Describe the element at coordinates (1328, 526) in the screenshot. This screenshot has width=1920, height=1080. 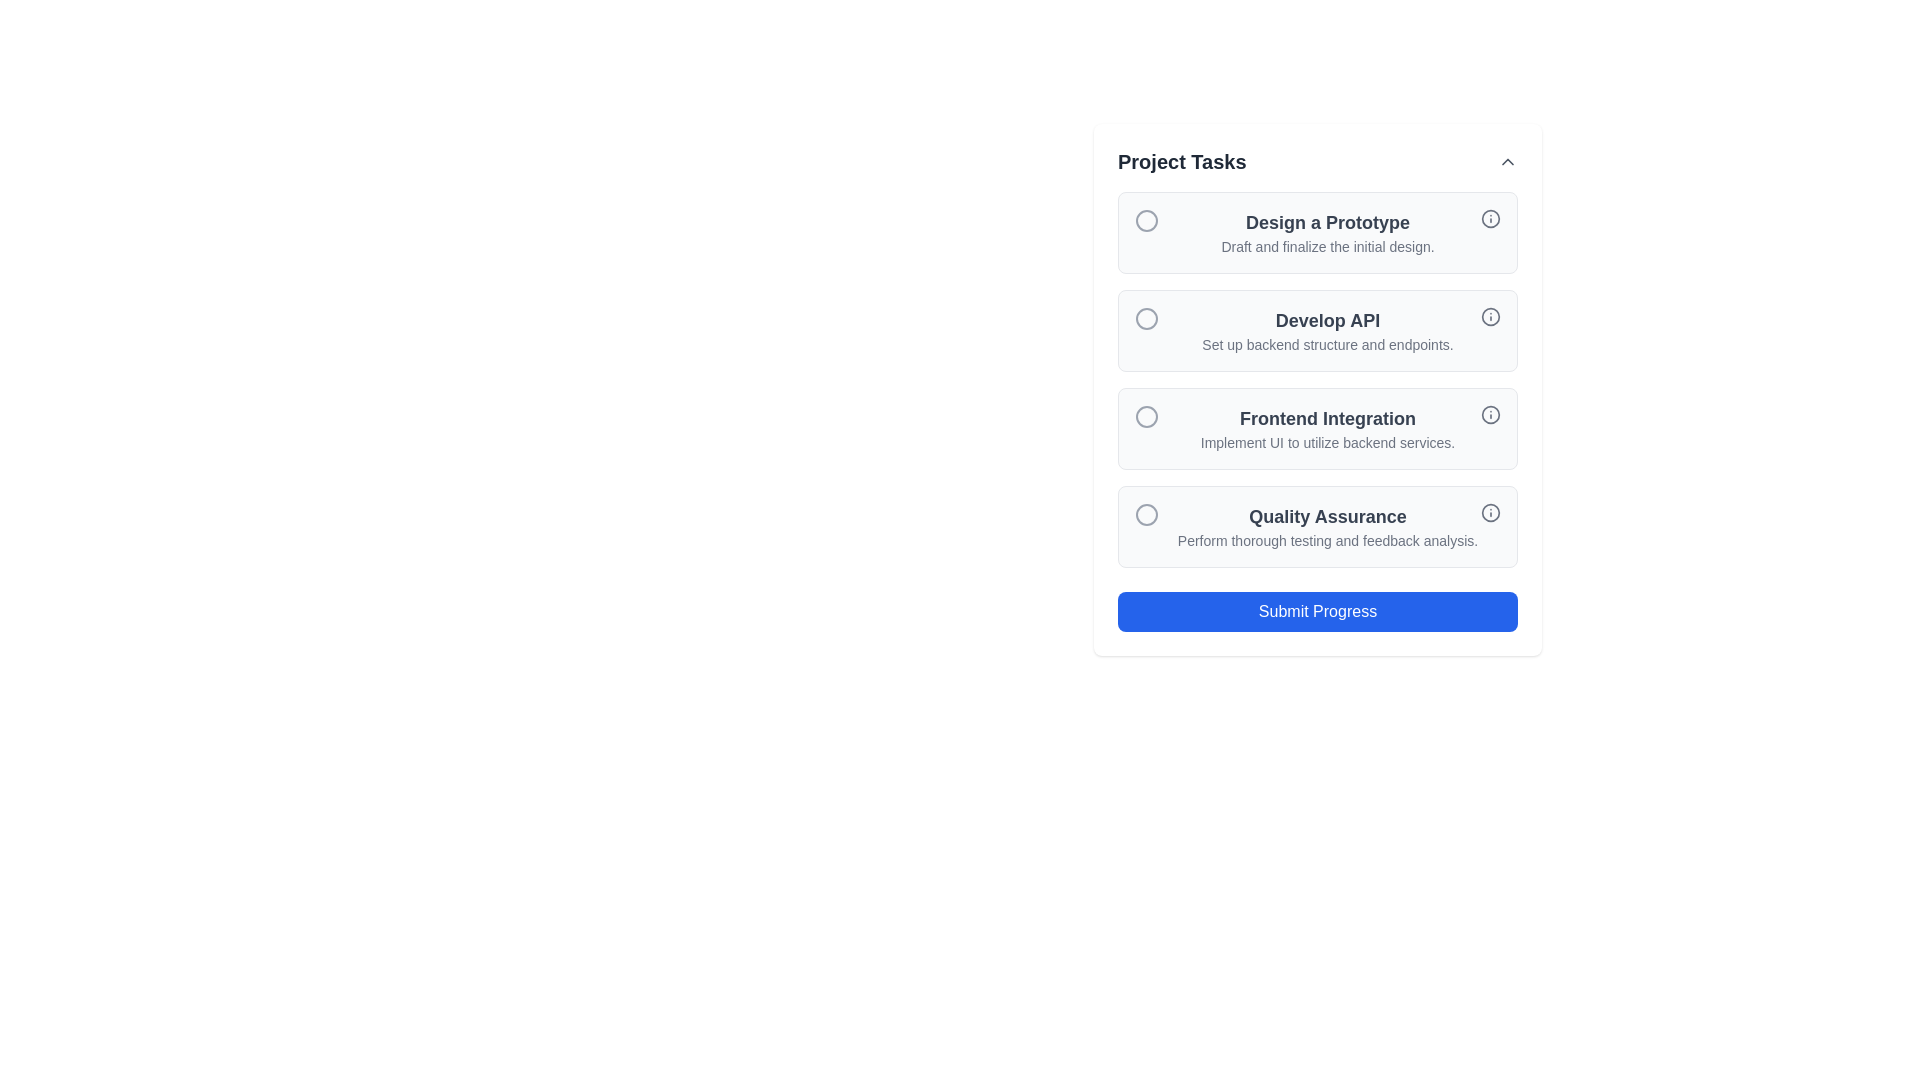
I see `the text block titled 'Quality Assurance' which contains the description 'Perform thorough testing and feedback analysis', located in the fourth row of the 'Project Tasks' card` at that location.